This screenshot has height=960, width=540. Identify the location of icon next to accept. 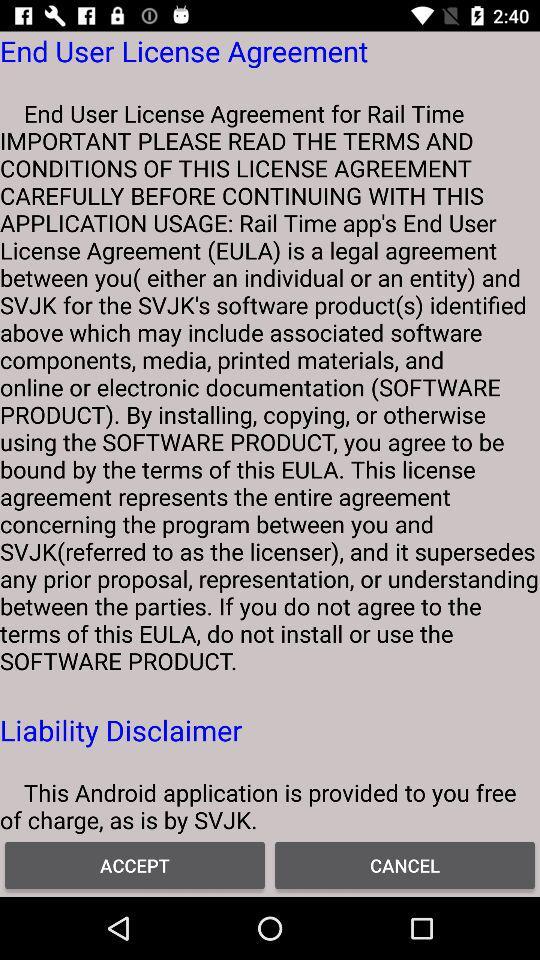
(405, 864).